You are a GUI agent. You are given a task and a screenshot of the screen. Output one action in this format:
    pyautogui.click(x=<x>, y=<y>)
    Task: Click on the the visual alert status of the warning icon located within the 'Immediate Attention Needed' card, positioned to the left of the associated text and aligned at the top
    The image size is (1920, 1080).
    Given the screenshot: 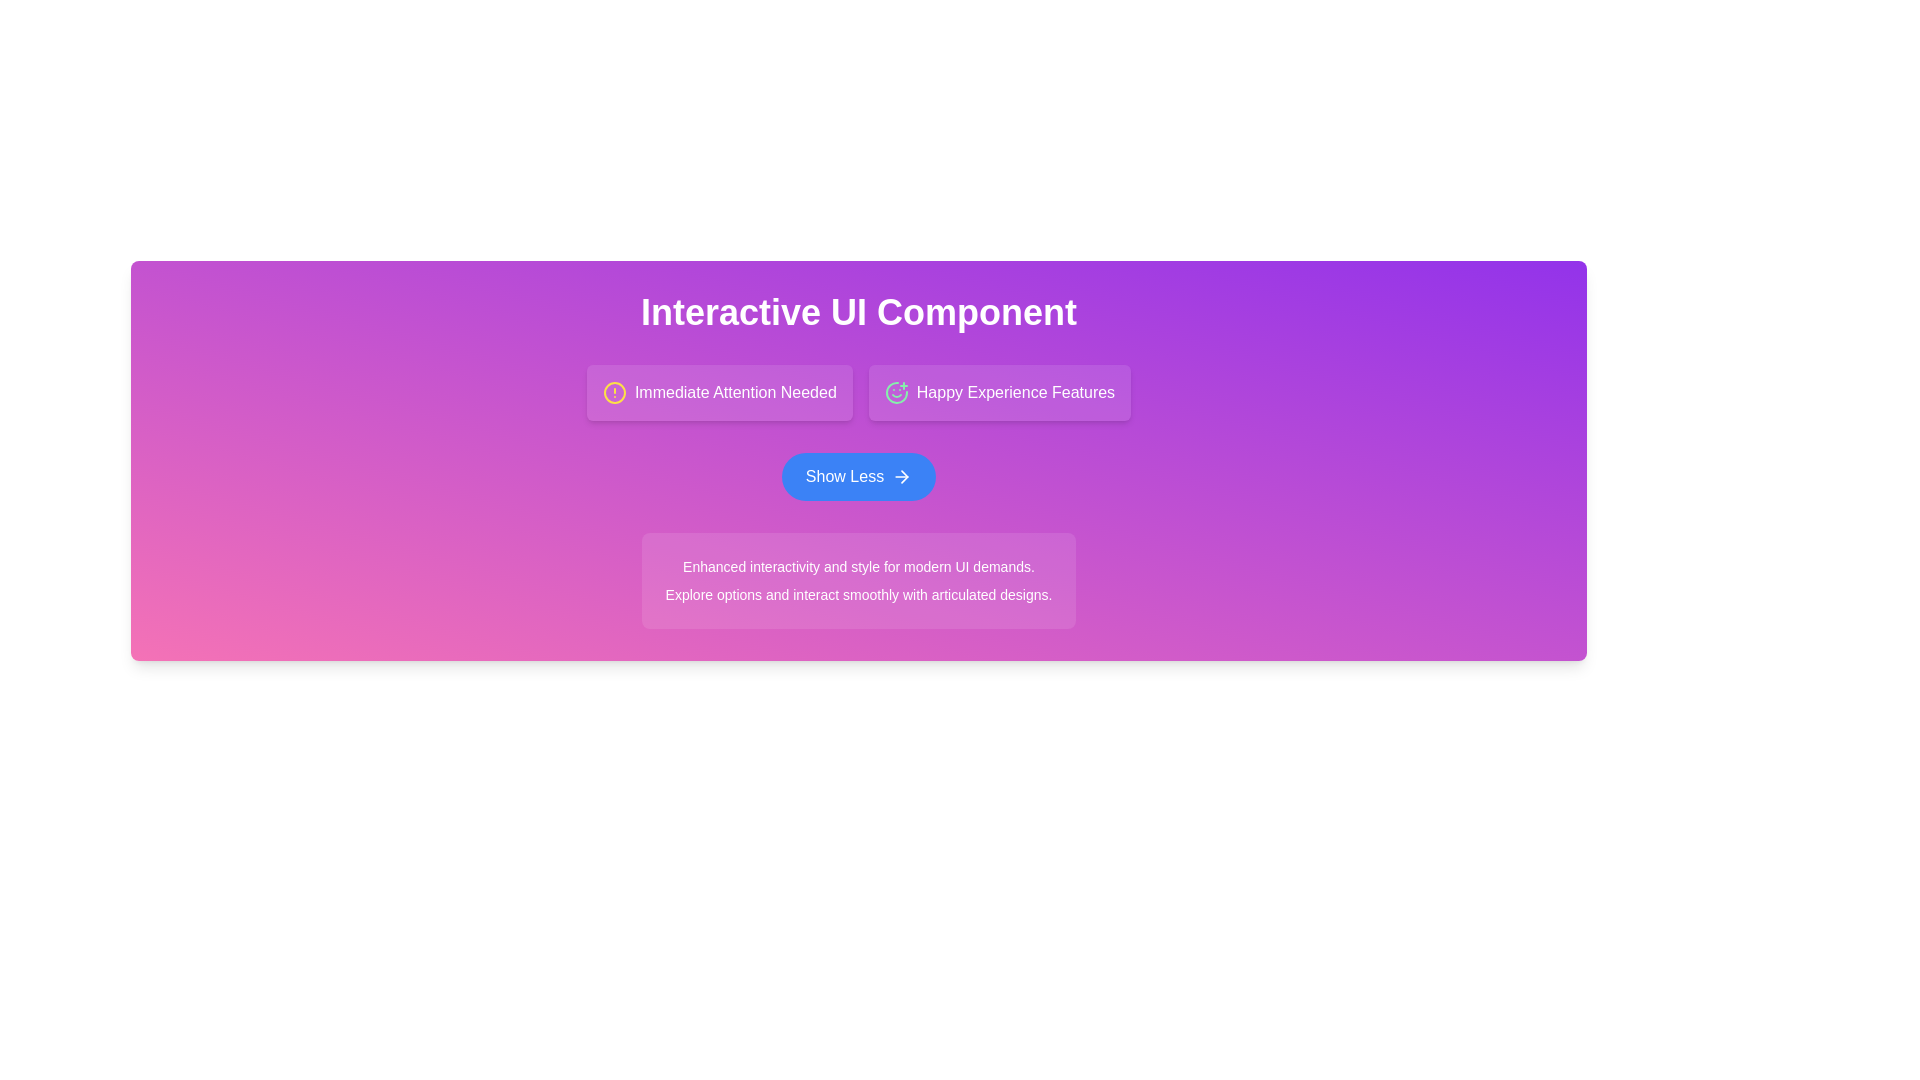 What is the action you would take?
    pyautogui.click(x=613, y=393)
    